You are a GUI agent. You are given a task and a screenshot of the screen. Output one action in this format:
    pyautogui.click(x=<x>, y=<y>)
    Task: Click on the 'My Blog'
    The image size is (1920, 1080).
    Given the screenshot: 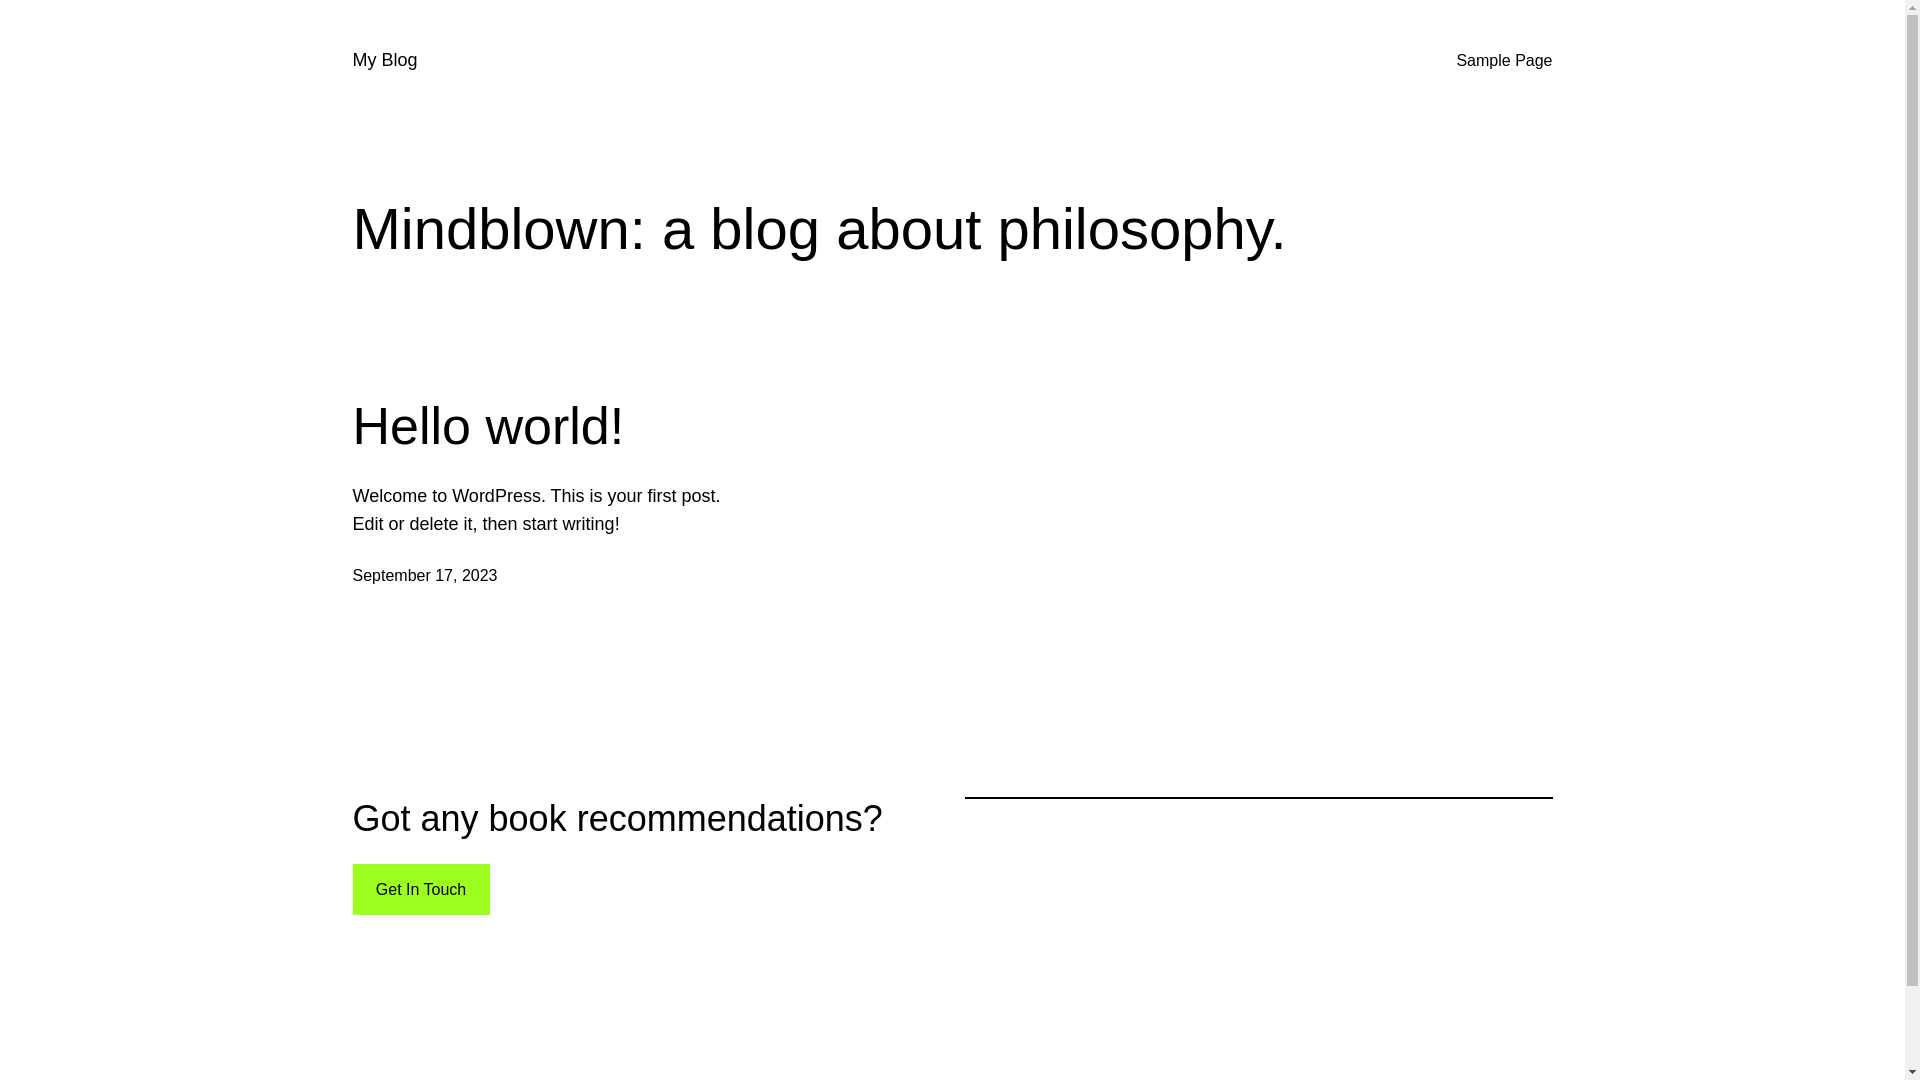 What is the action you would take?
    pyautogui.click(x=384, y=59)
    